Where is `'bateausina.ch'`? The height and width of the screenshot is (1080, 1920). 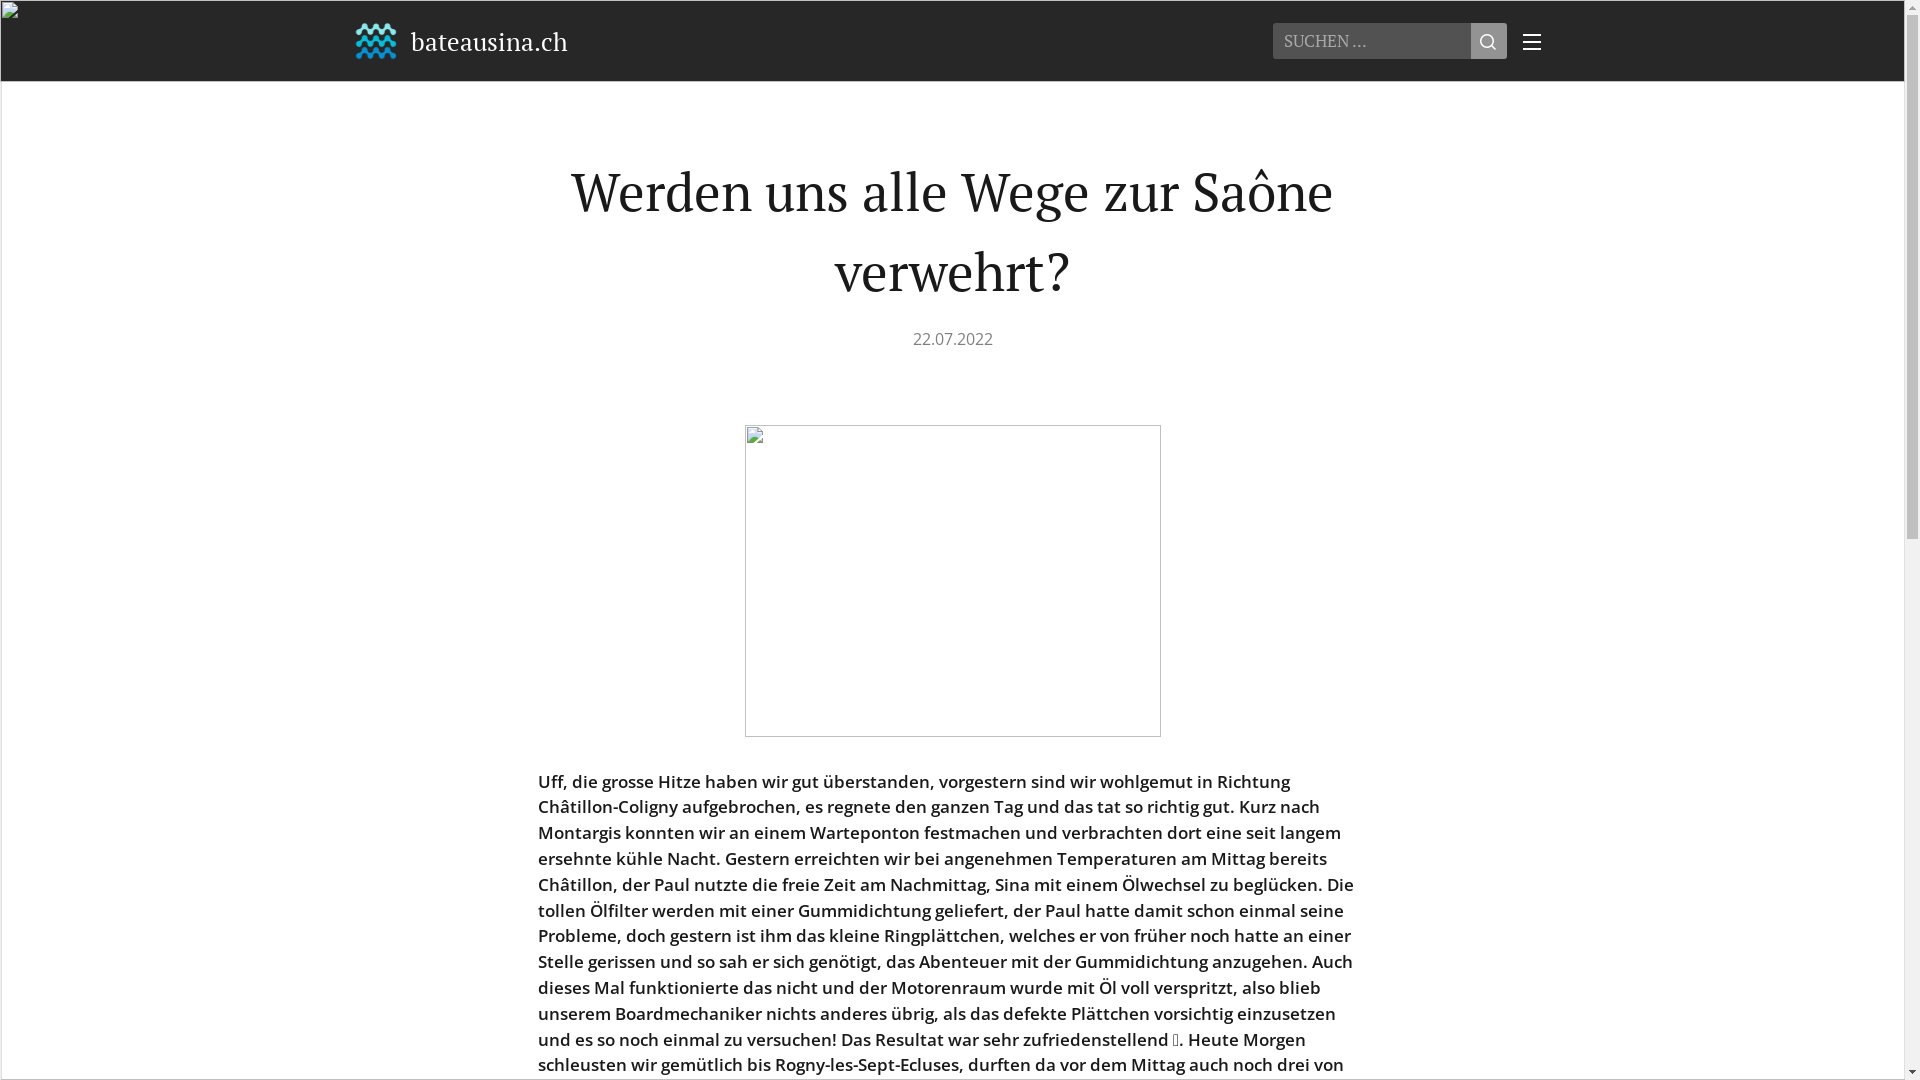 'bateausina.ch' is located at coordinates (460, 41).